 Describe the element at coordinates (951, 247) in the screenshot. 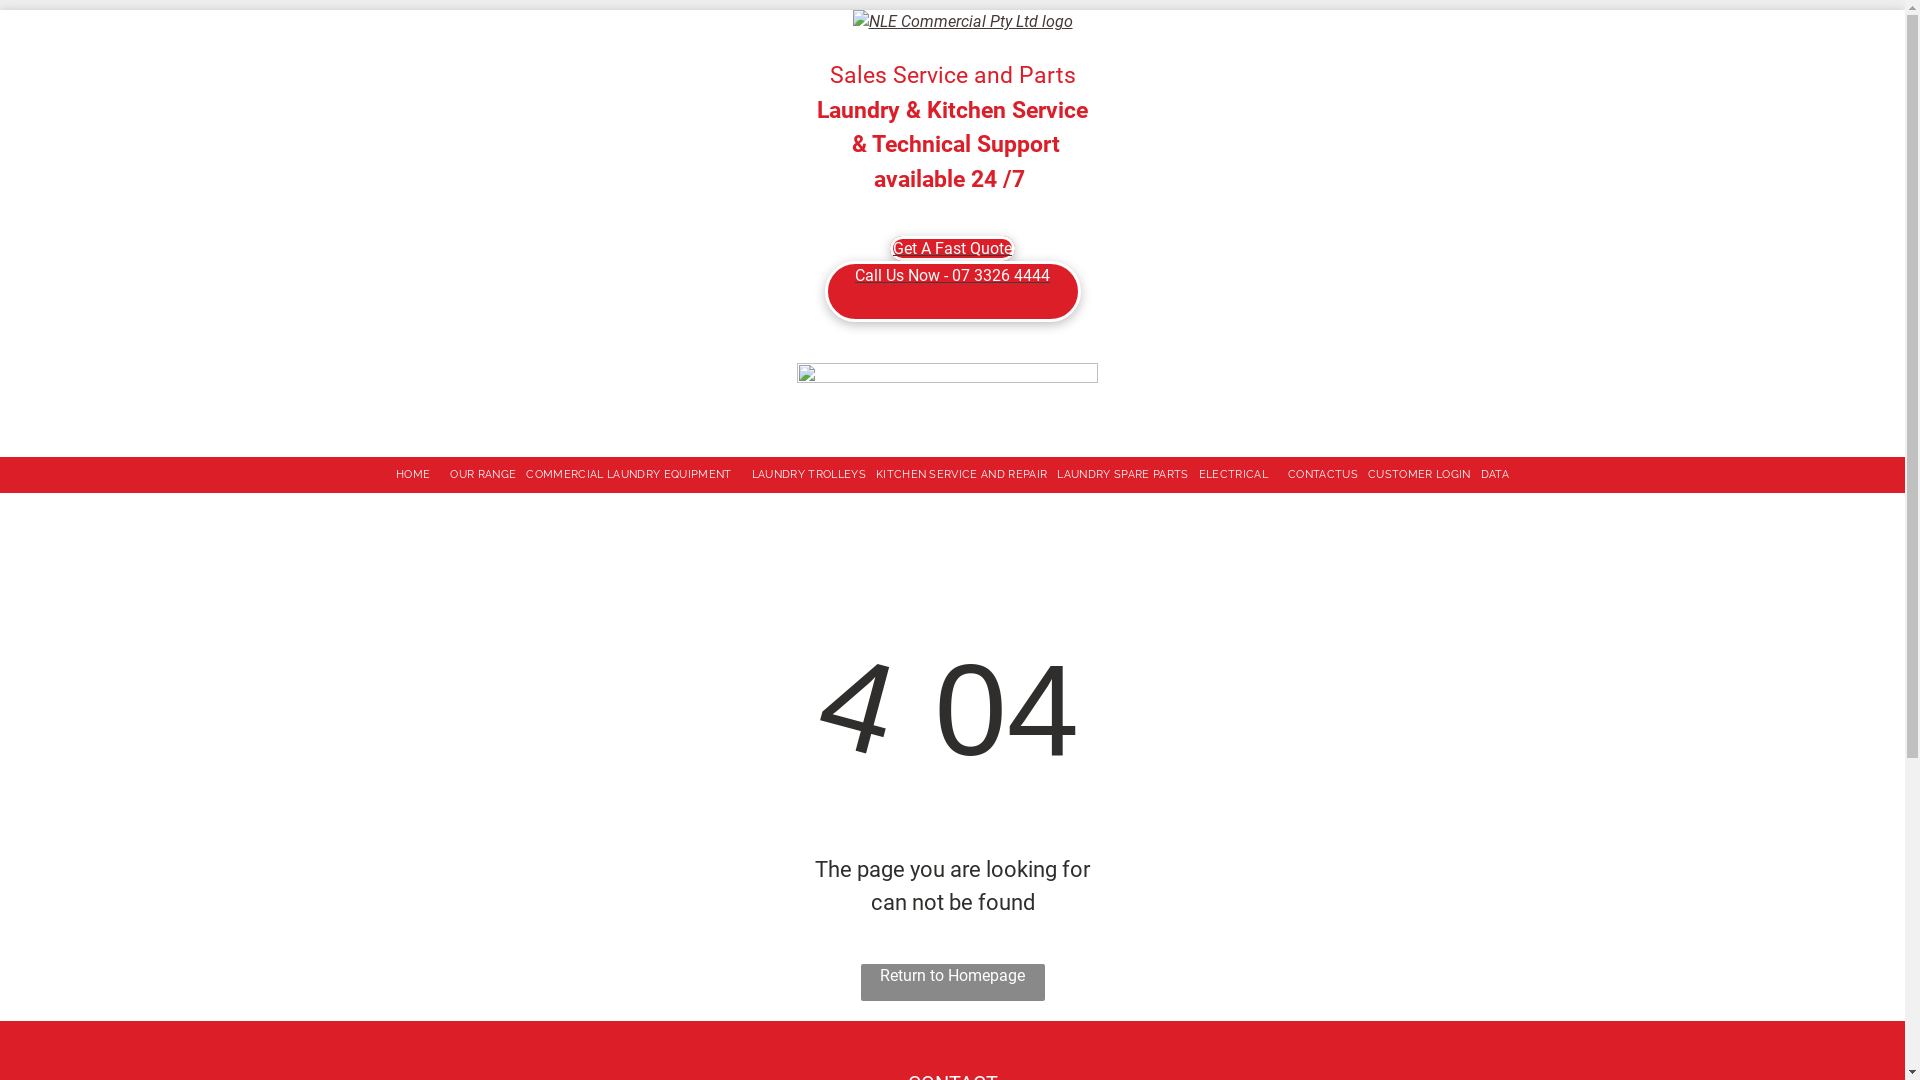

I see `'Get A Fast Quote'` at that location.